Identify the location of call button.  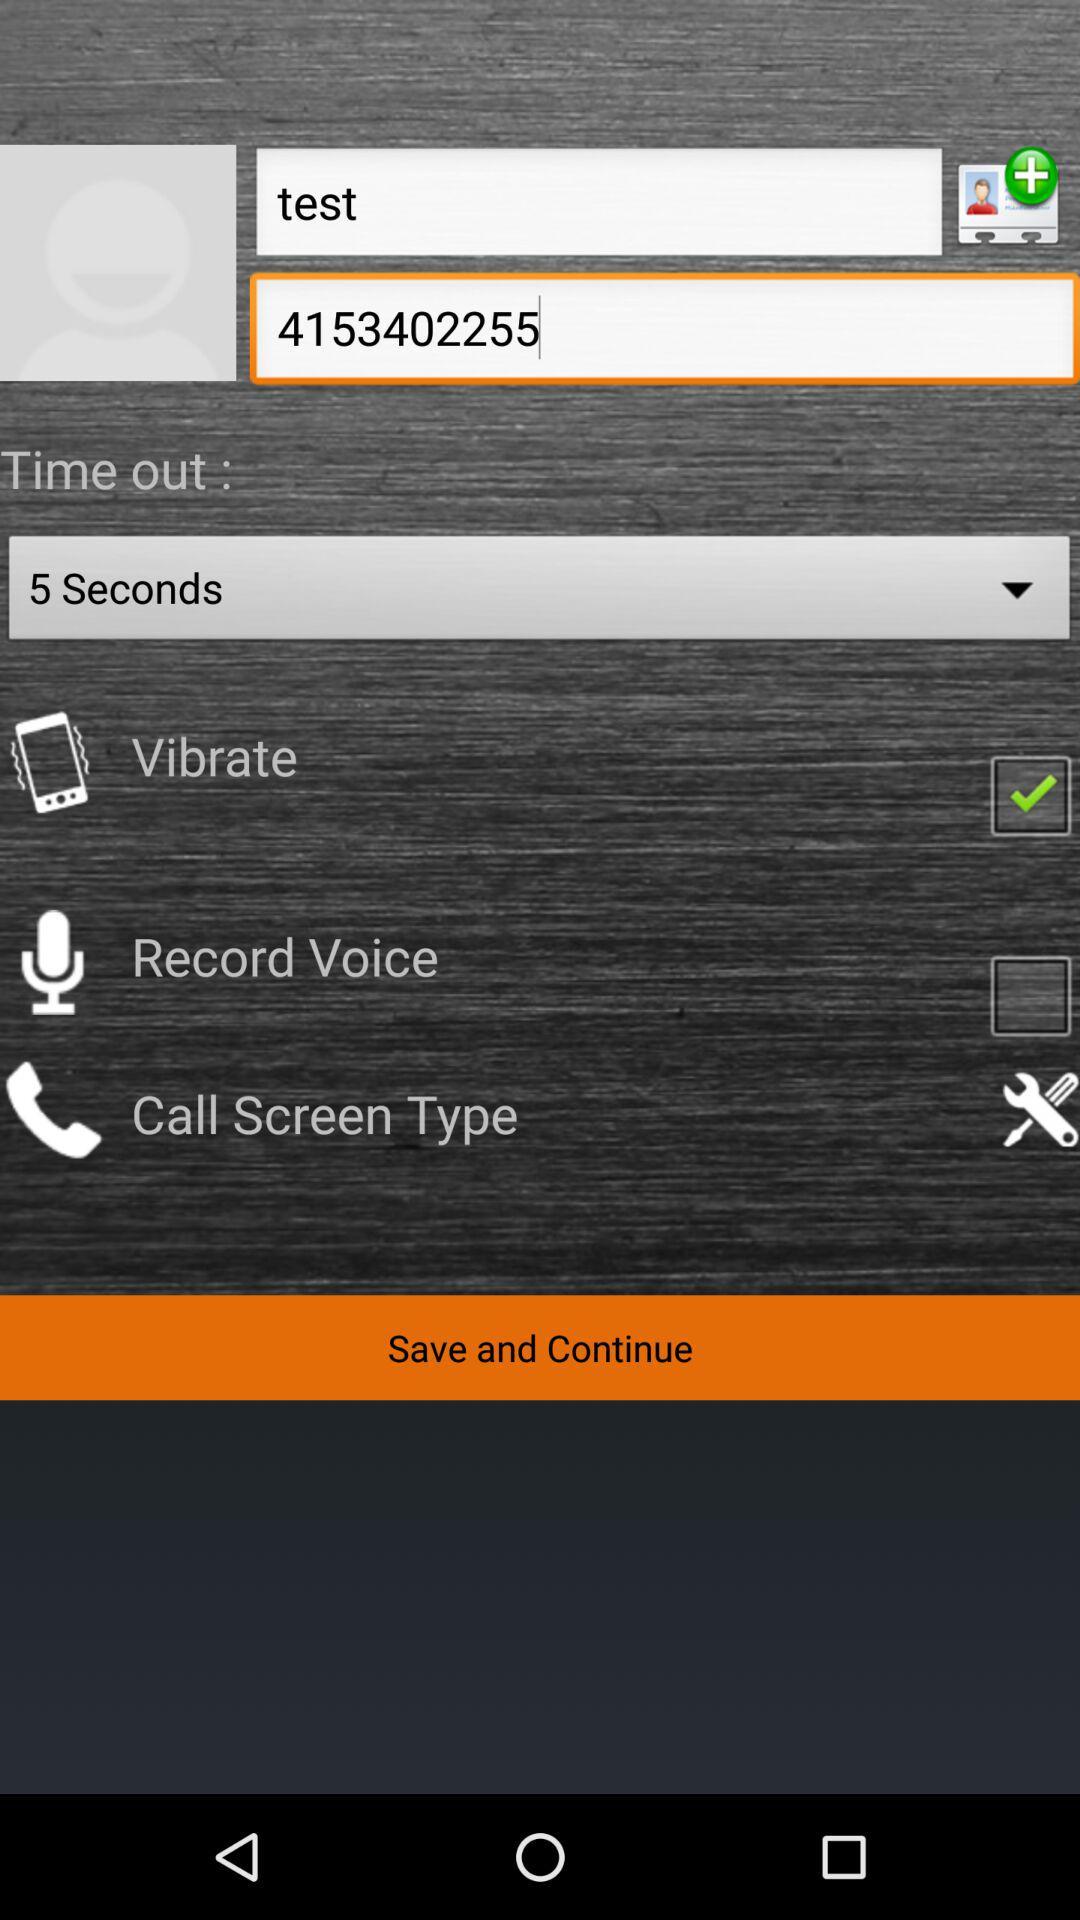
(51, 1108).